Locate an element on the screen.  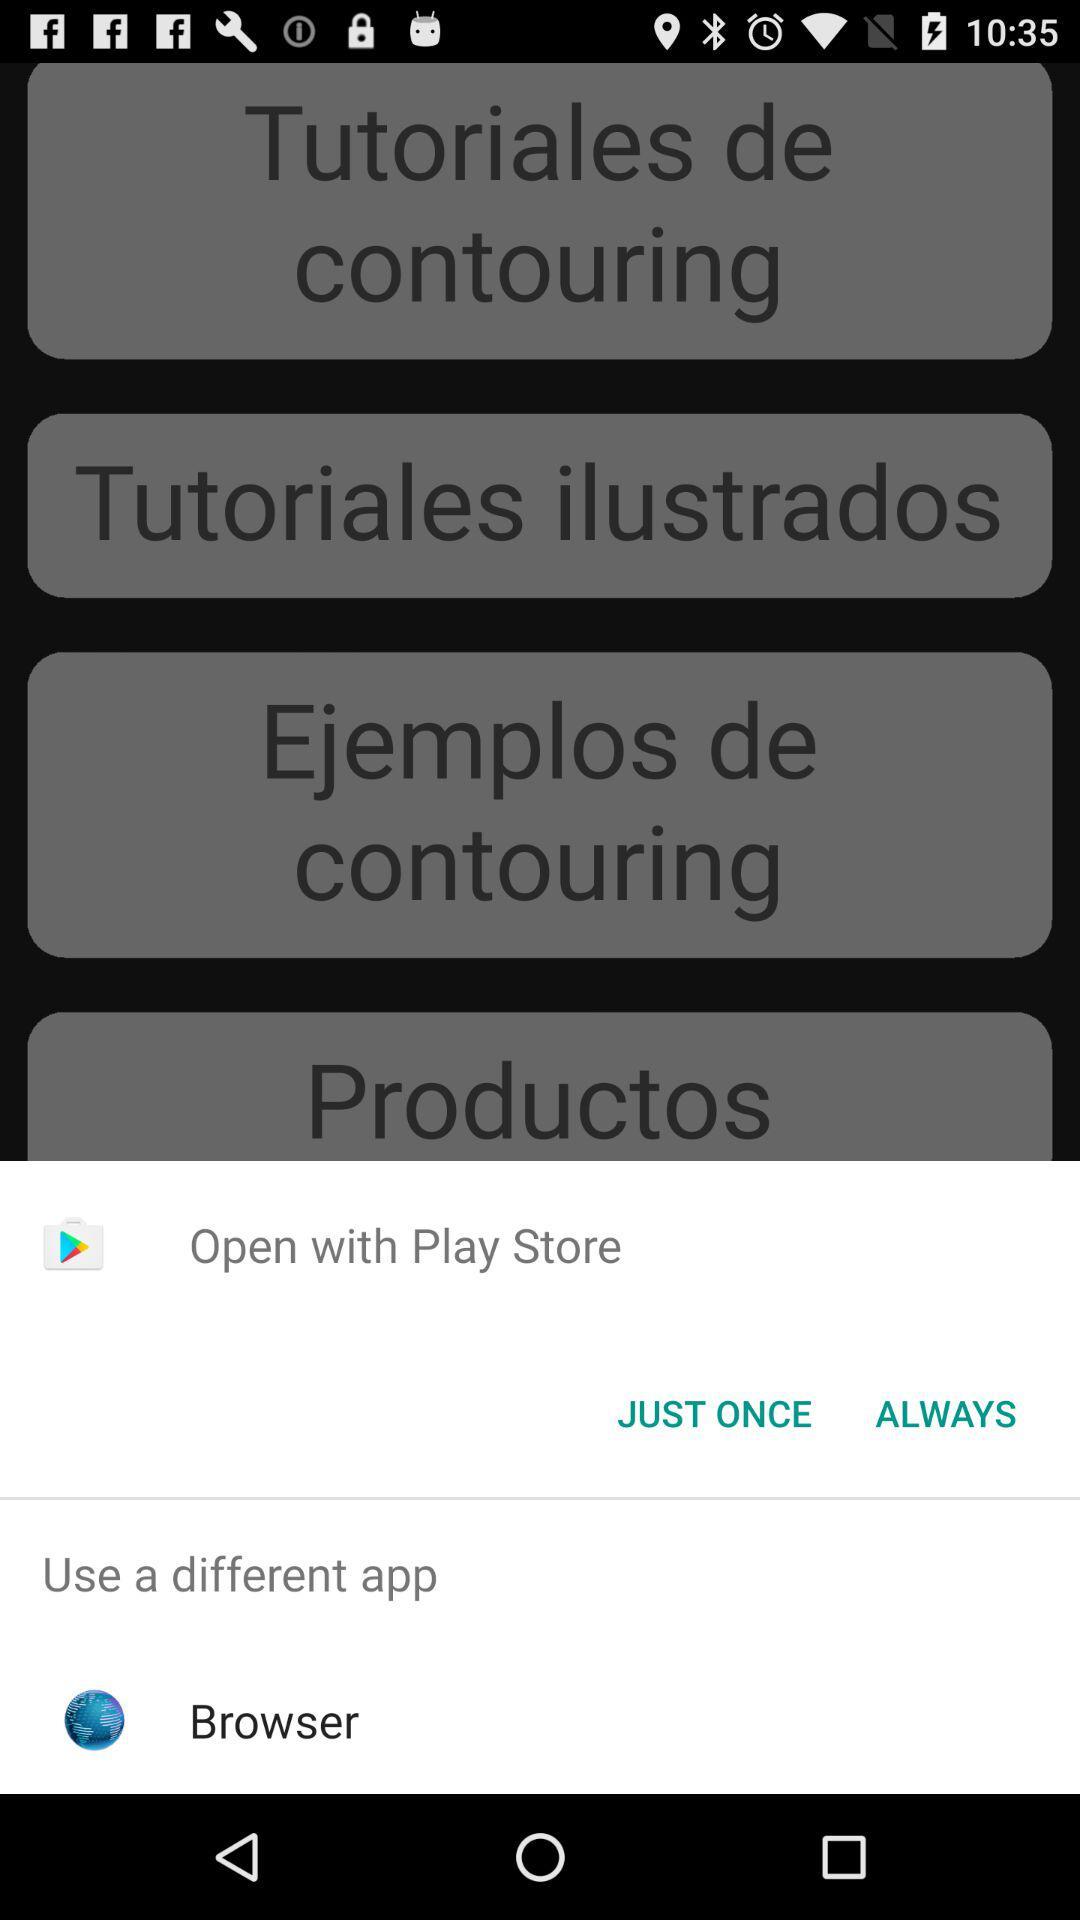
just once icon is located at coordinates (713, 1411).